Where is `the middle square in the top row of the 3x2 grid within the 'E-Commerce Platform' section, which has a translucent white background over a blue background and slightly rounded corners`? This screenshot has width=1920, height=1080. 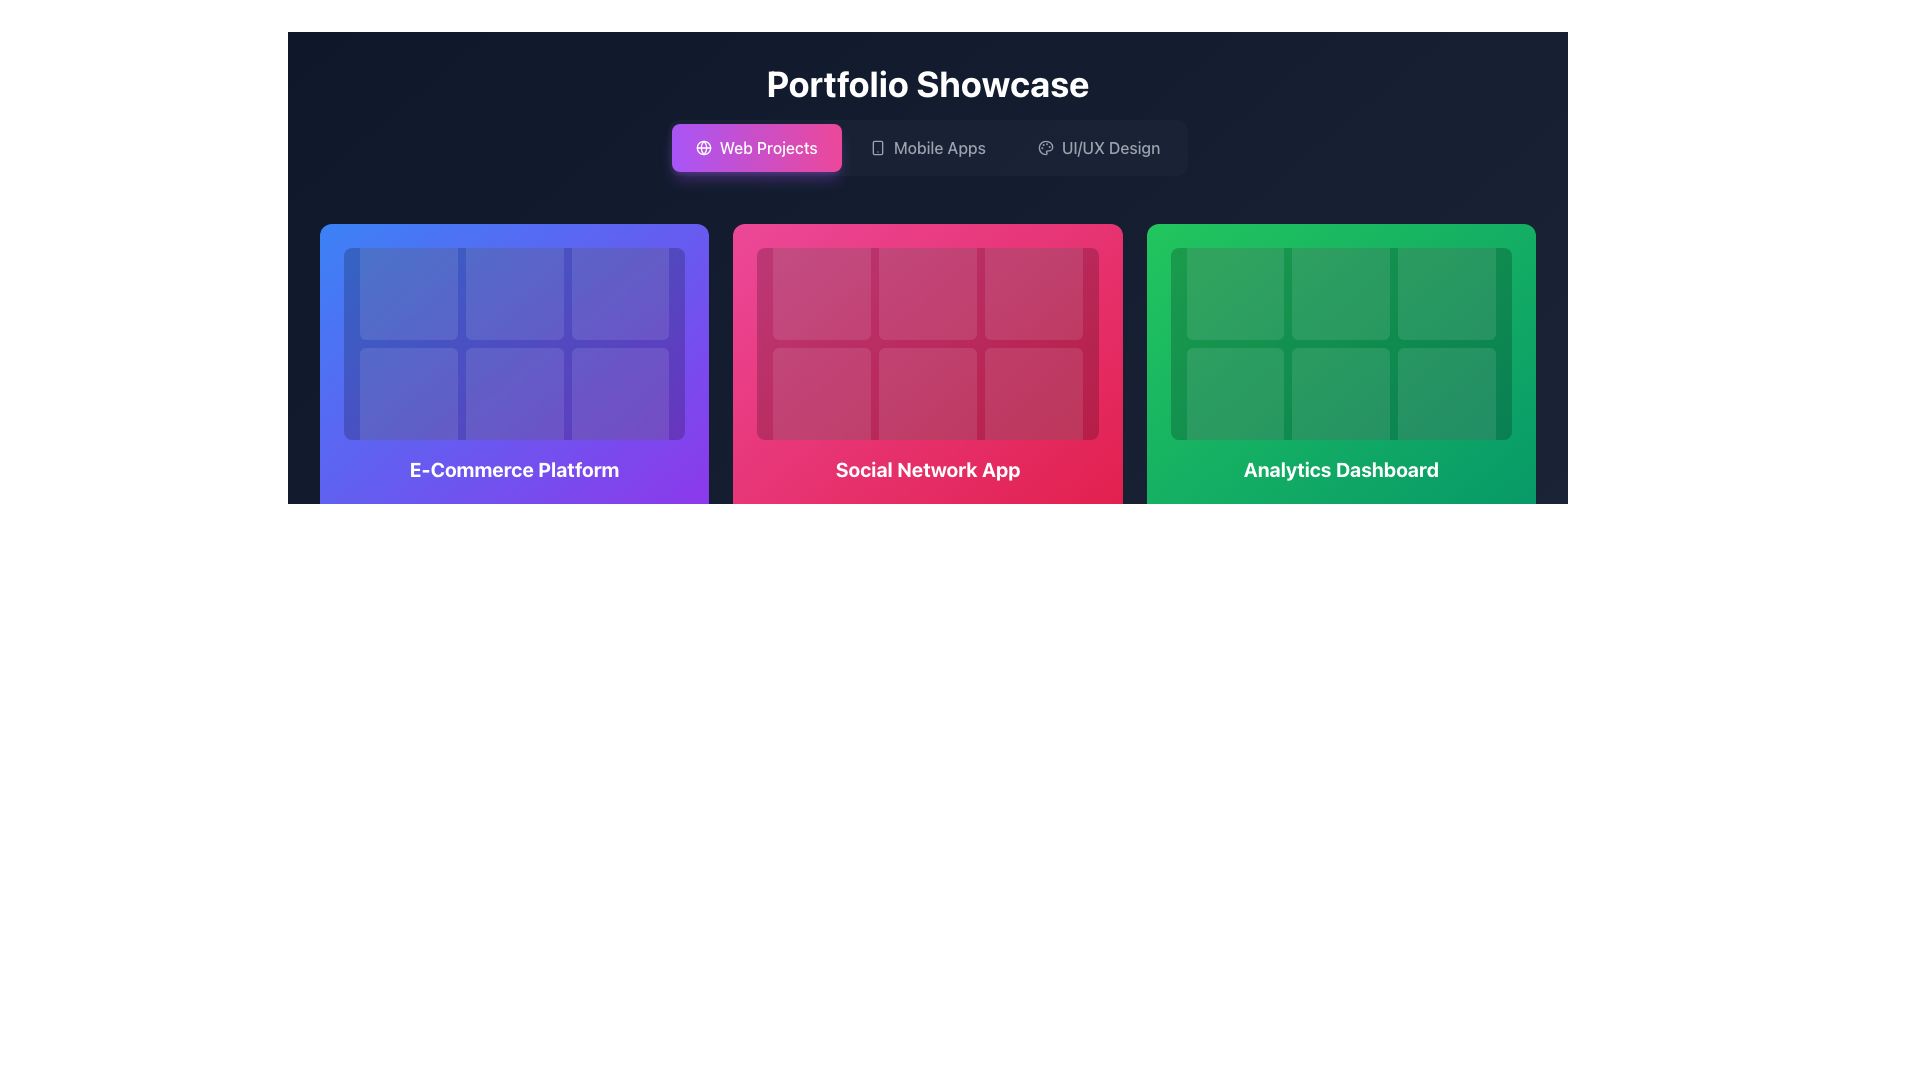 the middle square in the top row of the 3x2 grid within the 'E-Commerce Platform' section, which has a translucent white background over a blue background and slightly rounded corners is located at coordinates (514, 291).